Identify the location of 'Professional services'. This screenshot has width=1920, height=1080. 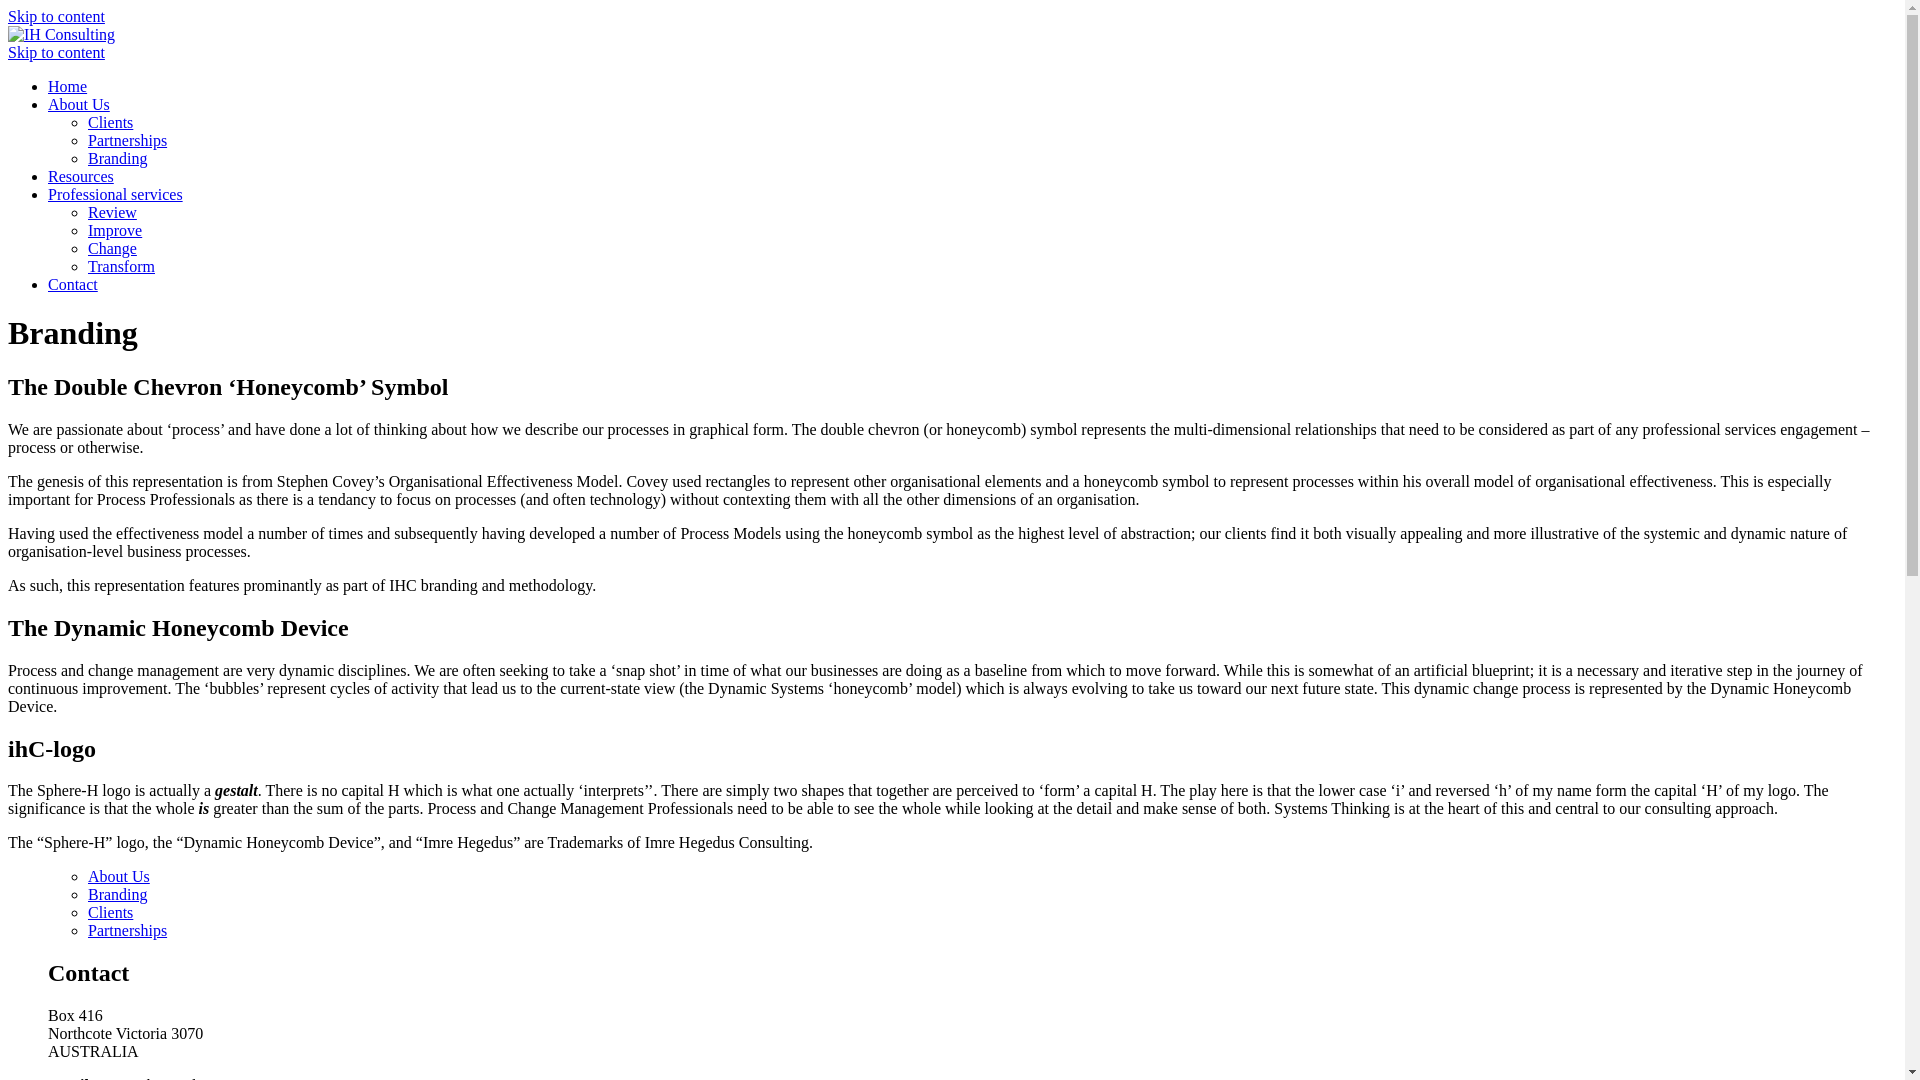
(48, 194).